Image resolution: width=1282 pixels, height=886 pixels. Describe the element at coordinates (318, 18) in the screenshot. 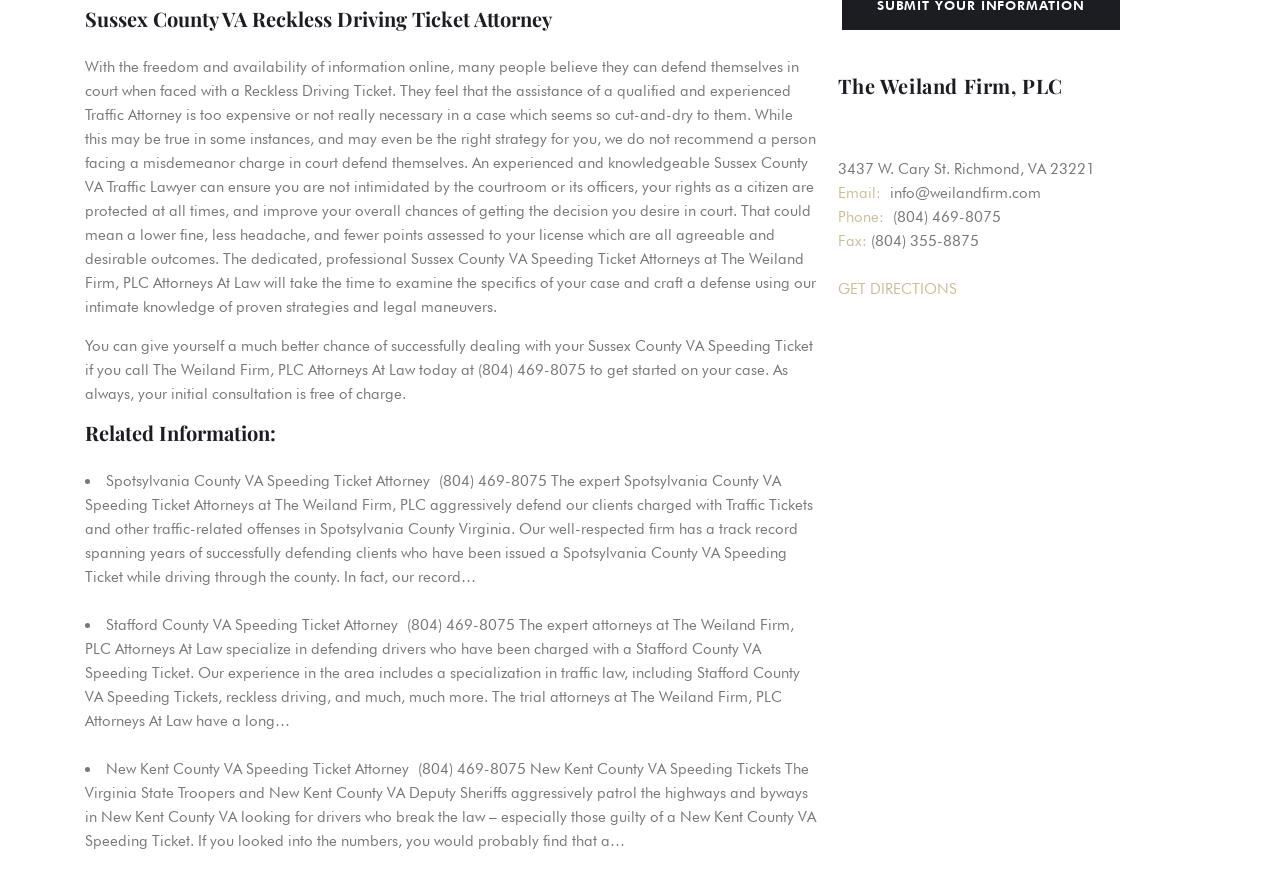

I see `'Sussex County VA Reckless Driving Ticket Attorney'` at that location.